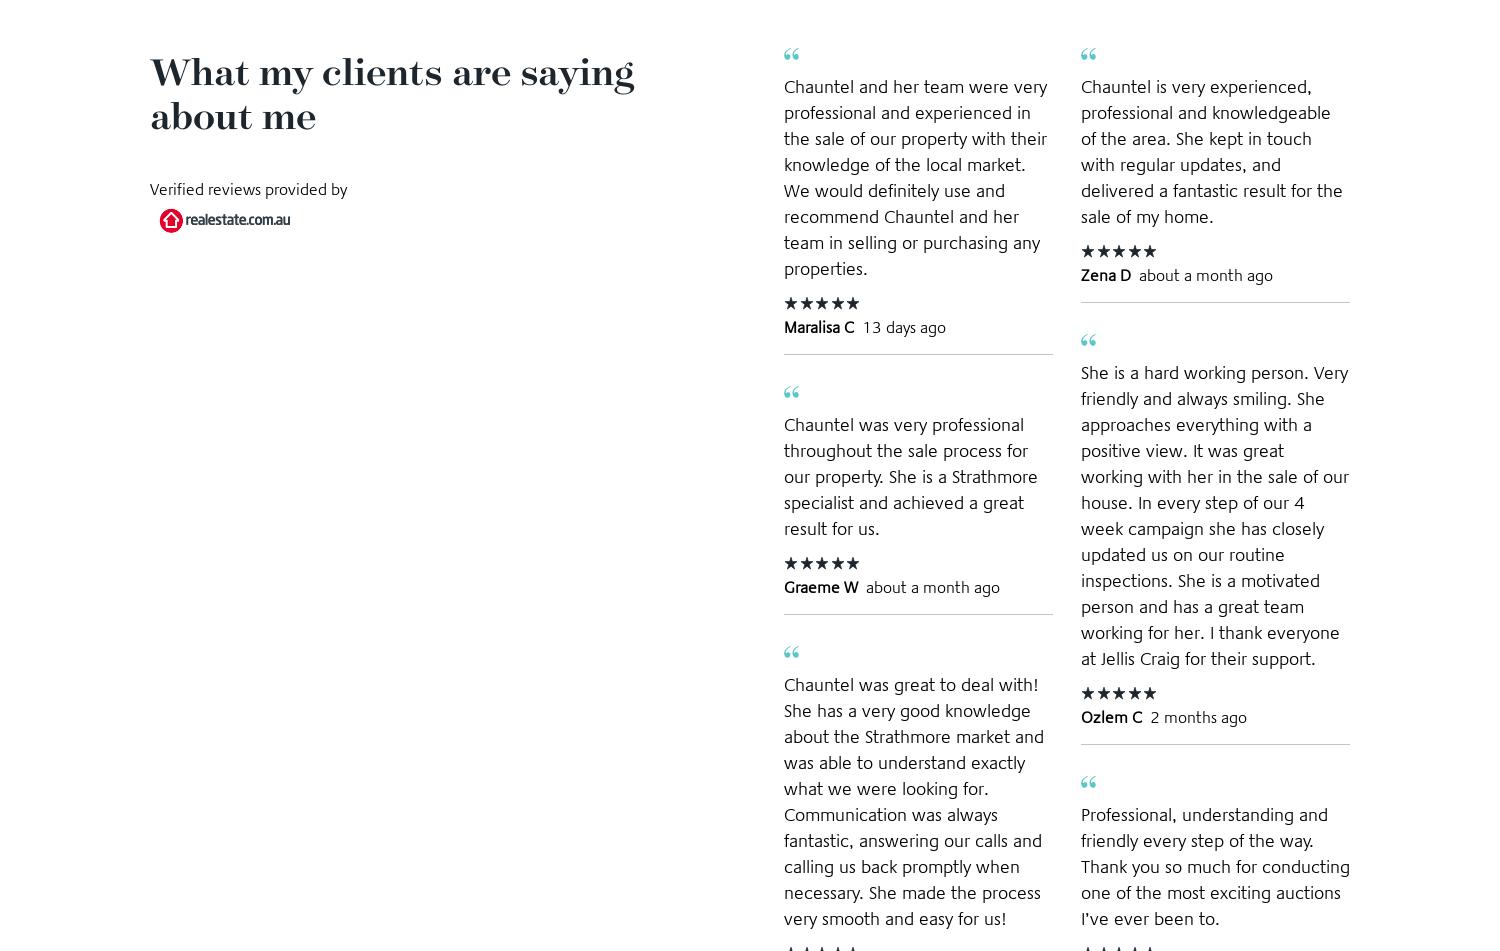 Image resolution: width=1500 pixels, height=951 pixels. I want to click on '13 days ago', so click(904, 326).